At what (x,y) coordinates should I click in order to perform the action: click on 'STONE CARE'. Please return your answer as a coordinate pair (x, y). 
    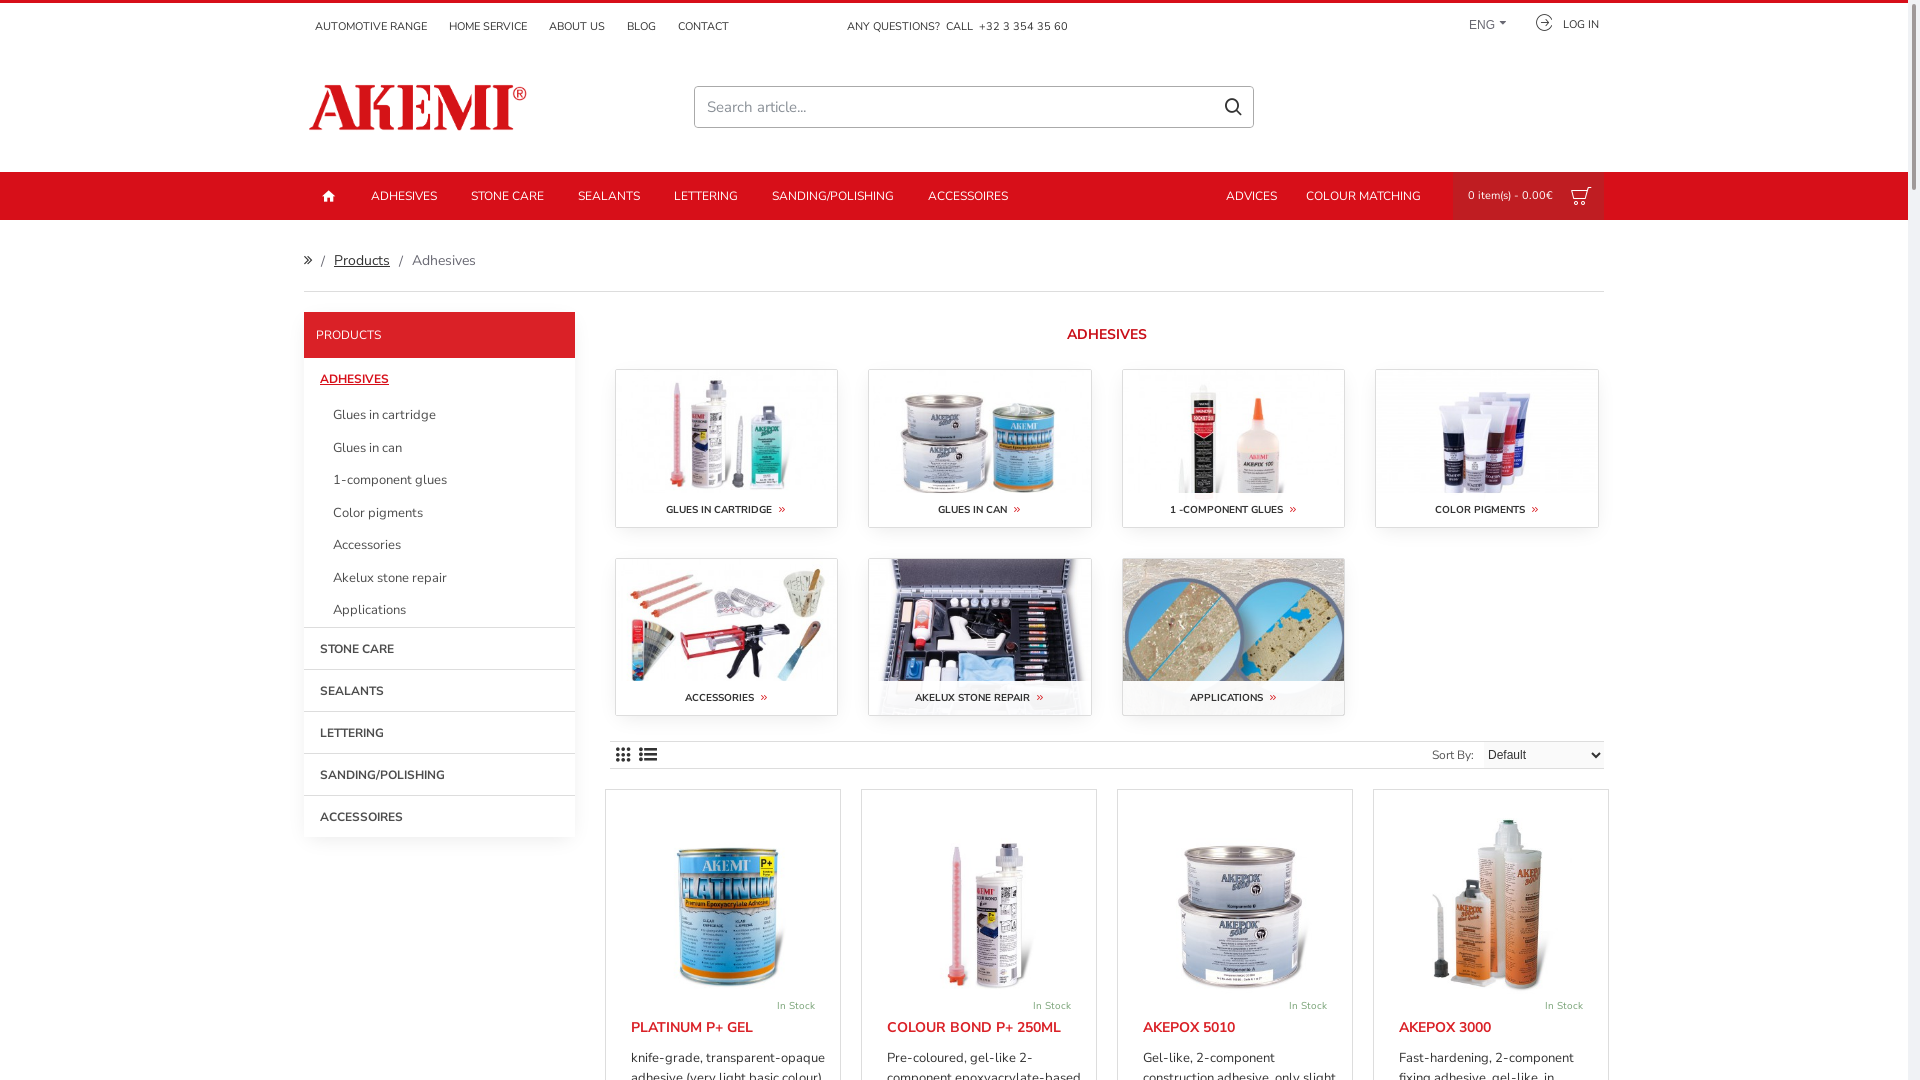
    Looking at the image, I should click on (507, 196).